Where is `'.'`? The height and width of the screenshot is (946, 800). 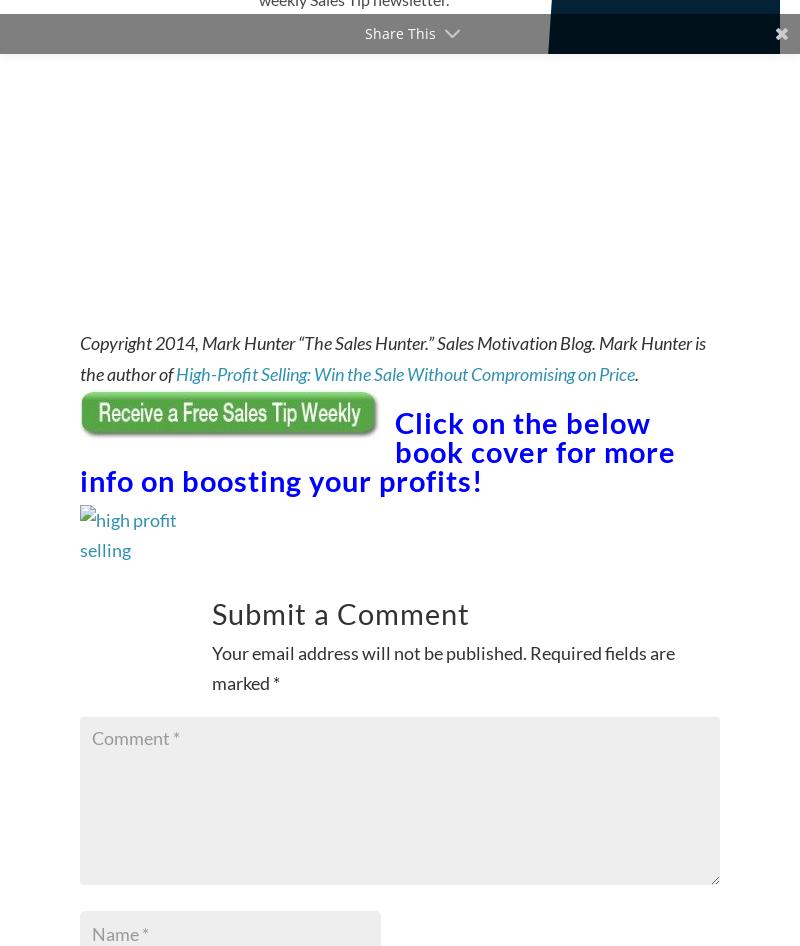 '.' is located at coordinates (635, 373).